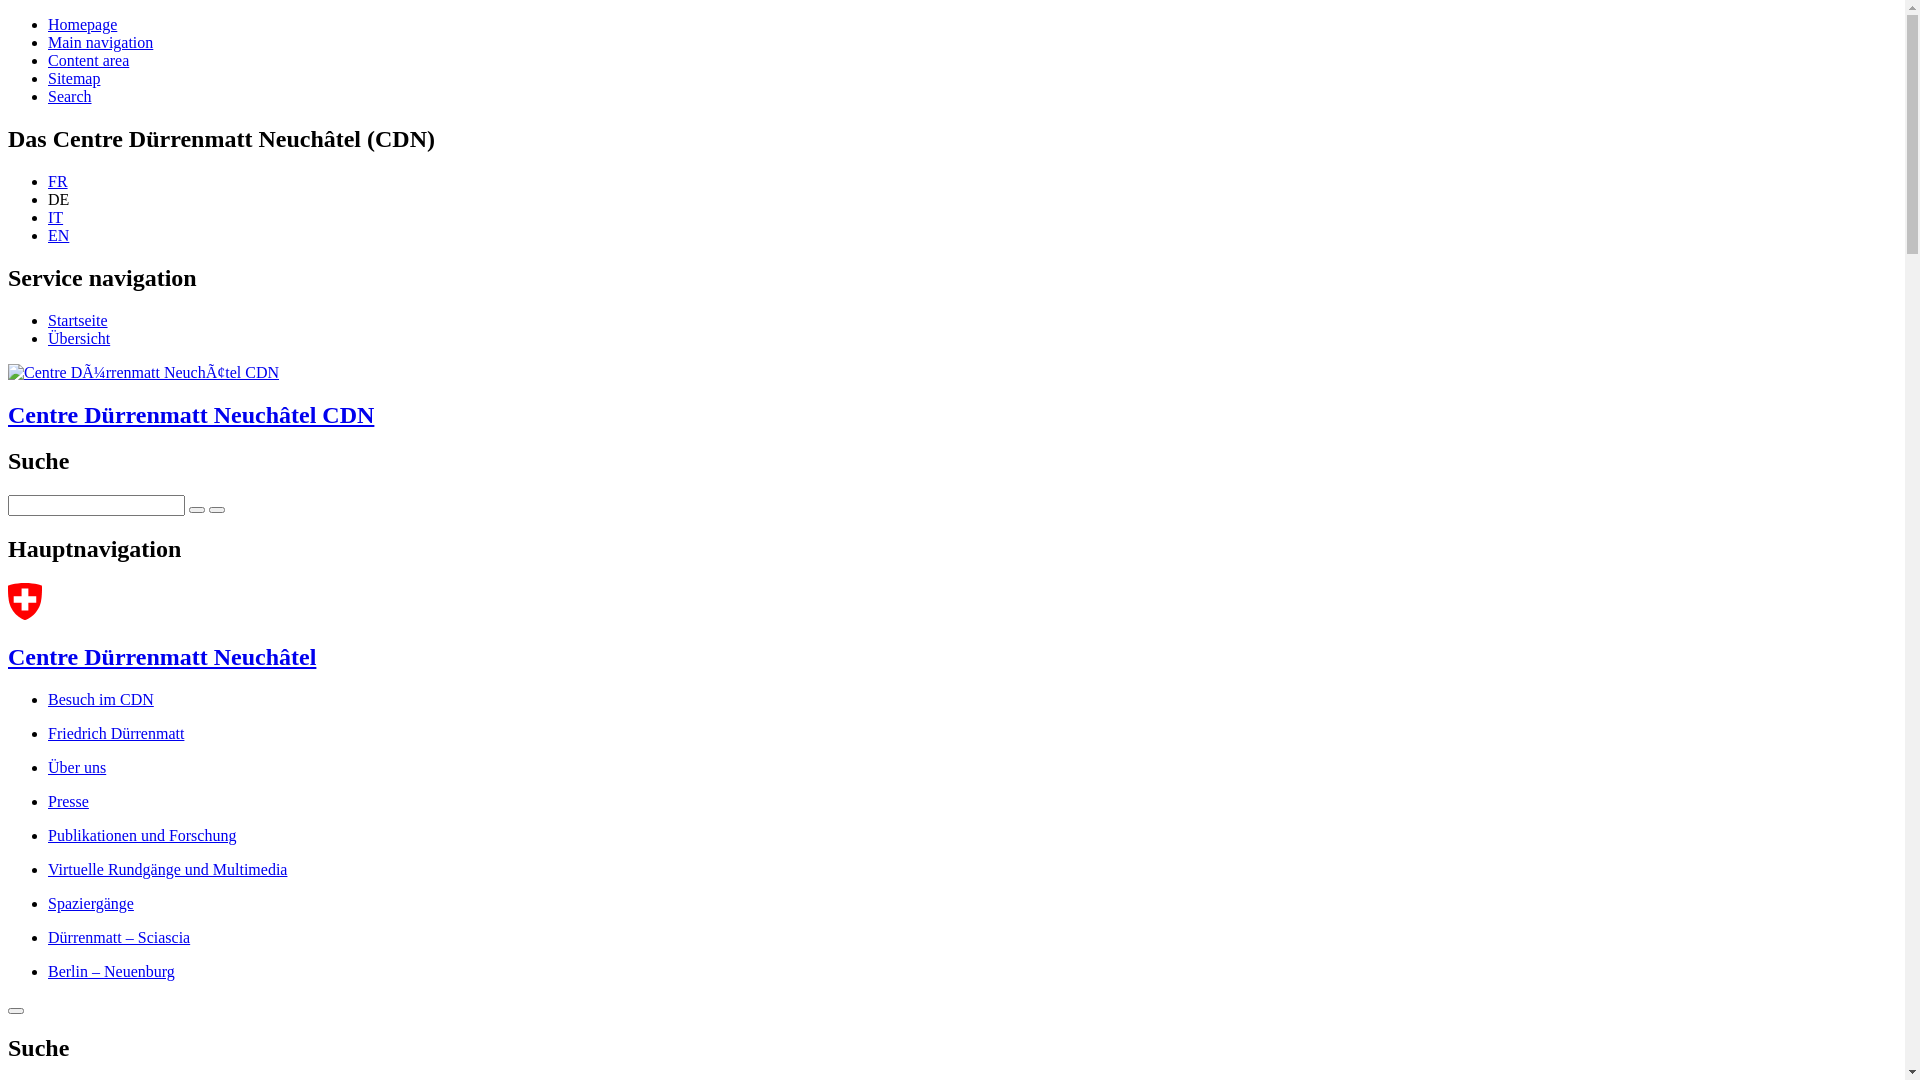 This screenshot has height=1080, width=1920. What do you see at coordinates (58, 199) in the screenshot?
I see `'DE'` at bounding box center [58, 199].